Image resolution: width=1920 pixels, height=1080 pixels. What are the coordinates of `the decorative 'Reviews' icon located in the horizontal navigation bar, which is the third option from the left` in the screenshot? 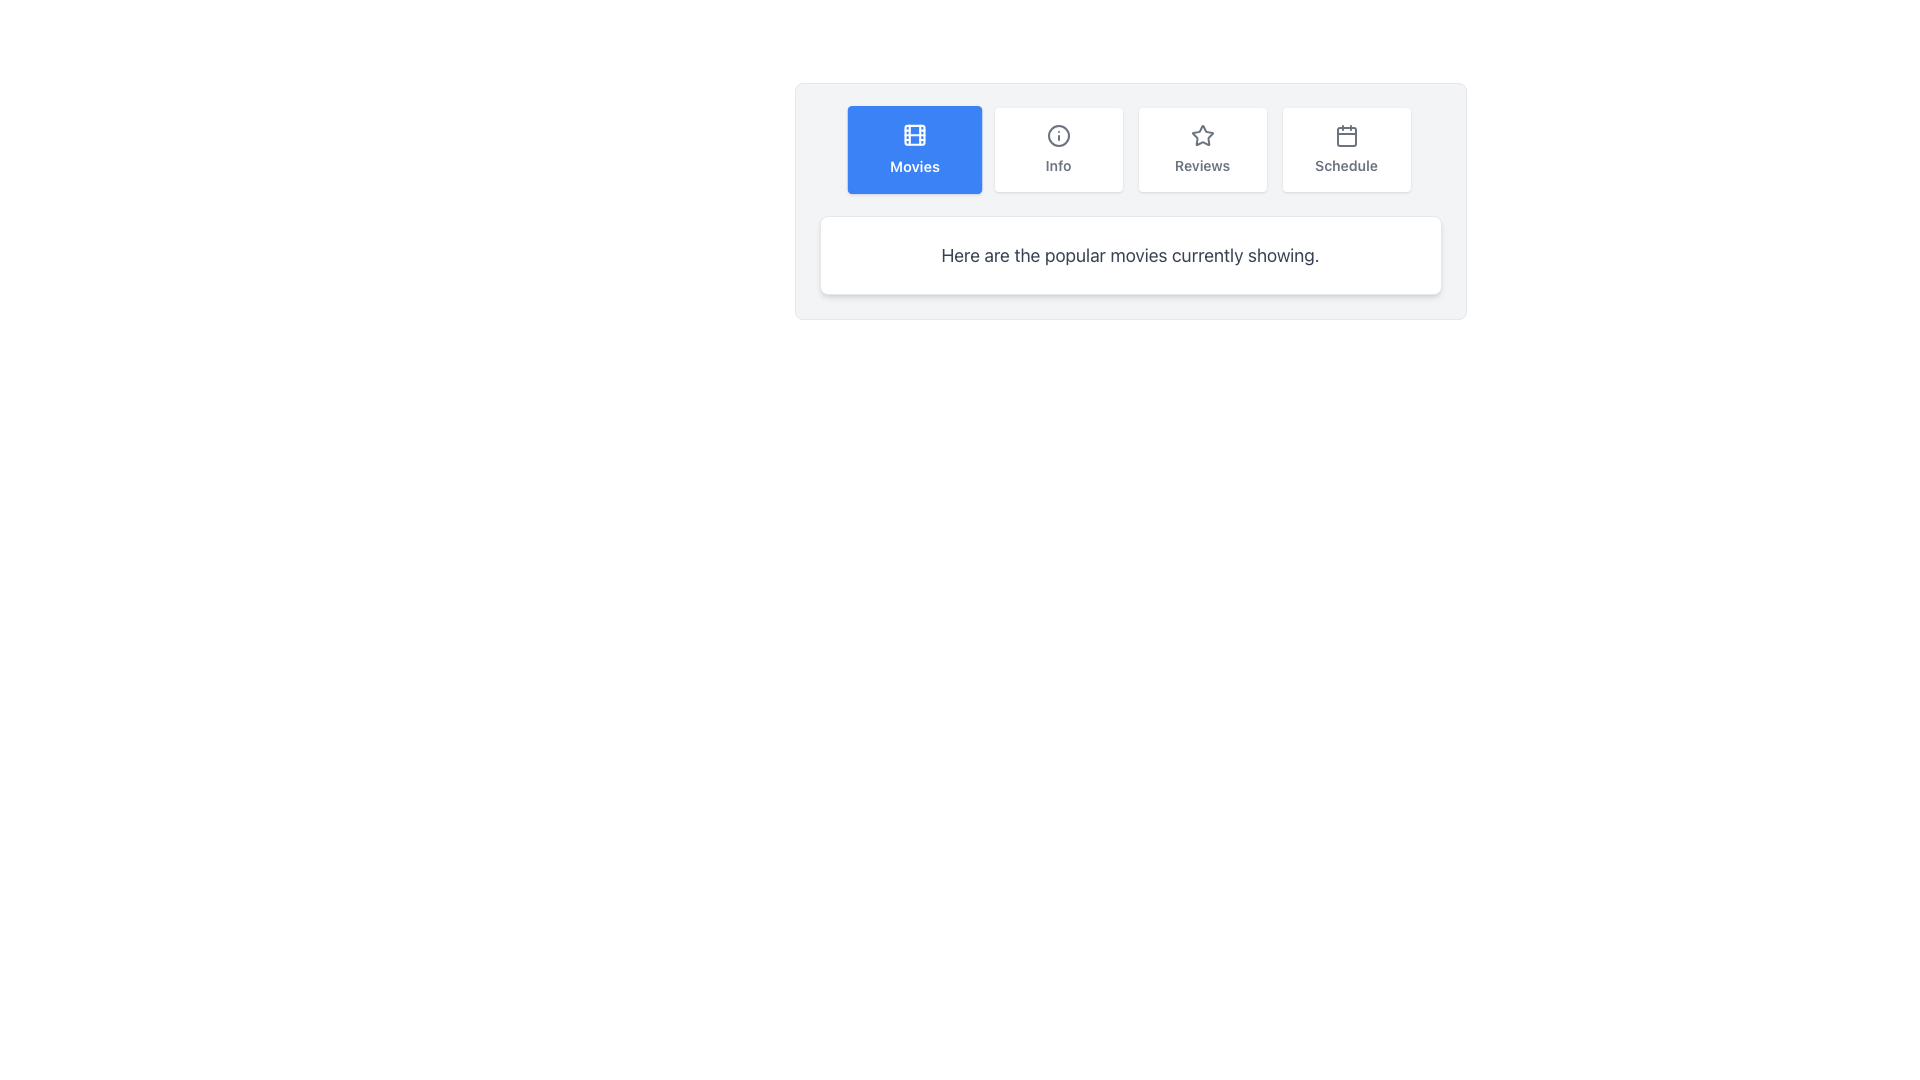 It's located at (1201, 135).